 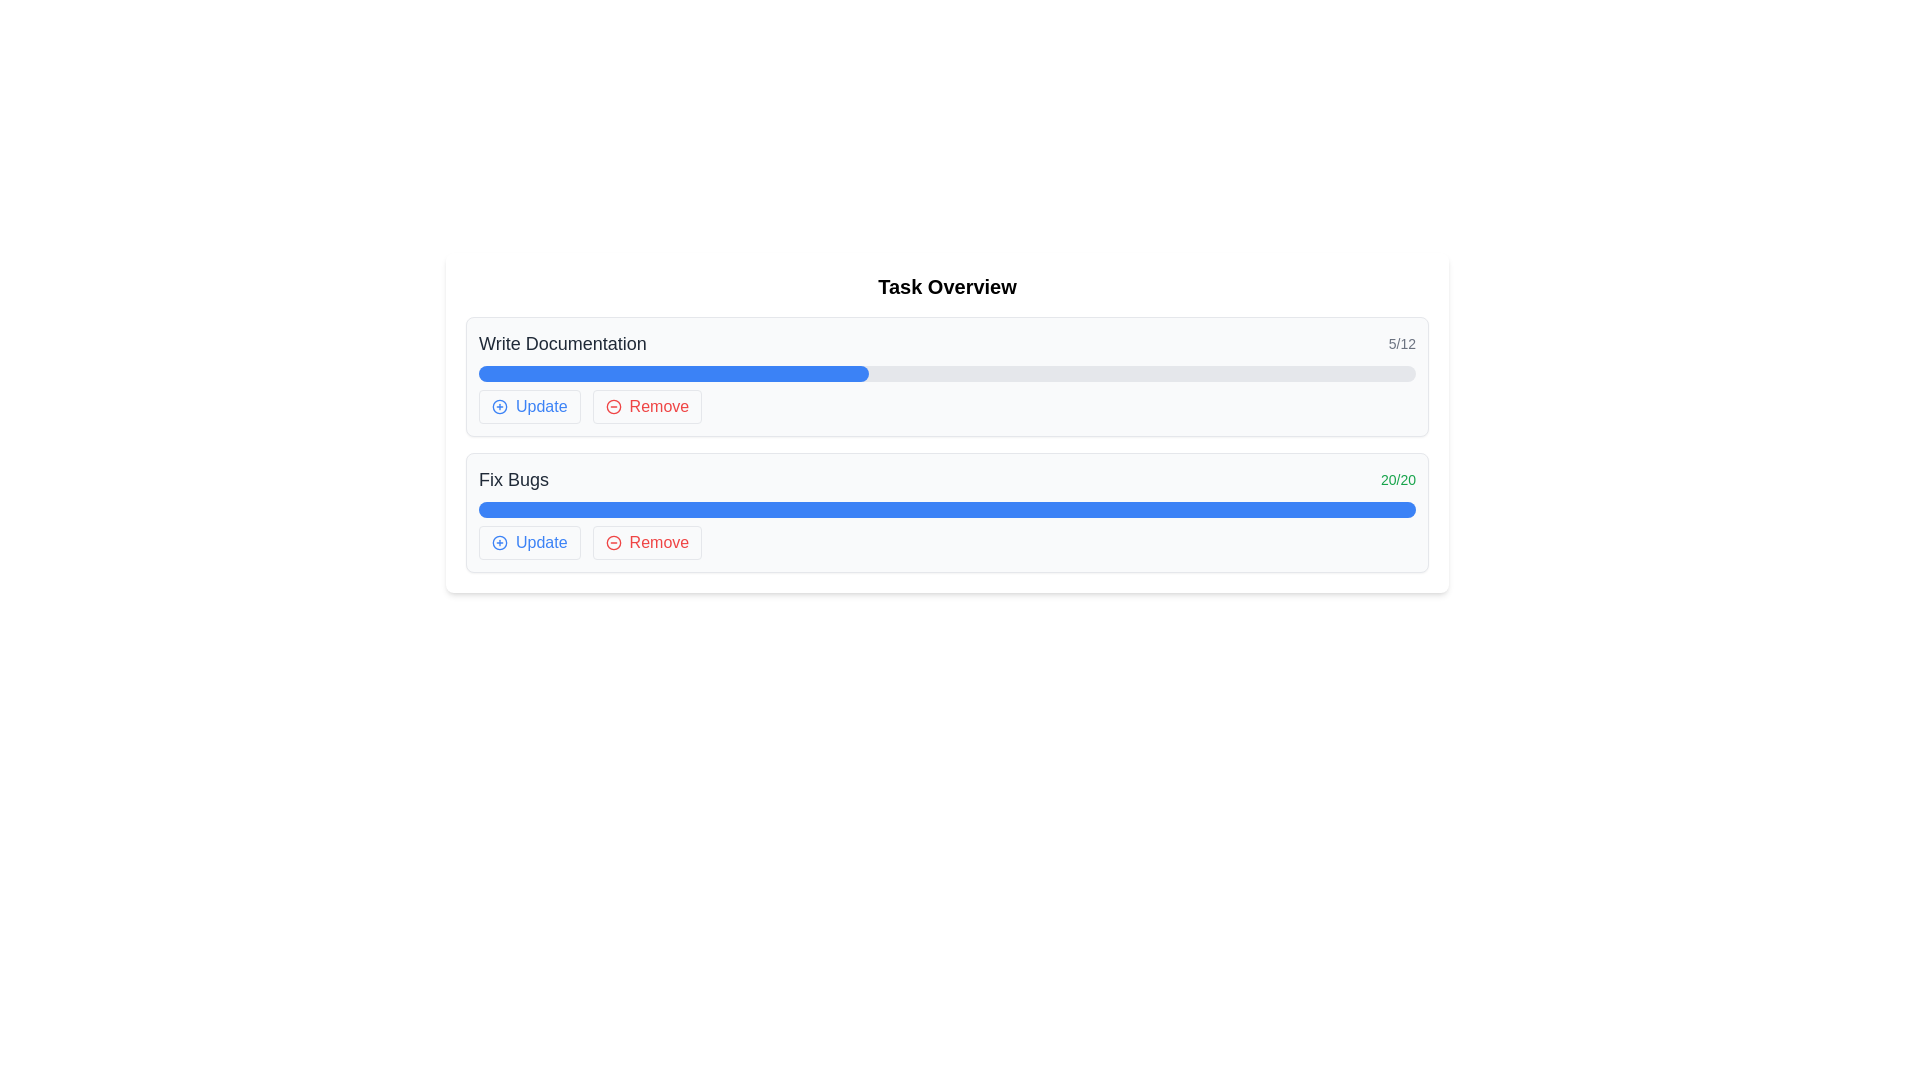 I want to click on the 'Update' button which contains the Circle Plus icon, so click(x=499, y=543).